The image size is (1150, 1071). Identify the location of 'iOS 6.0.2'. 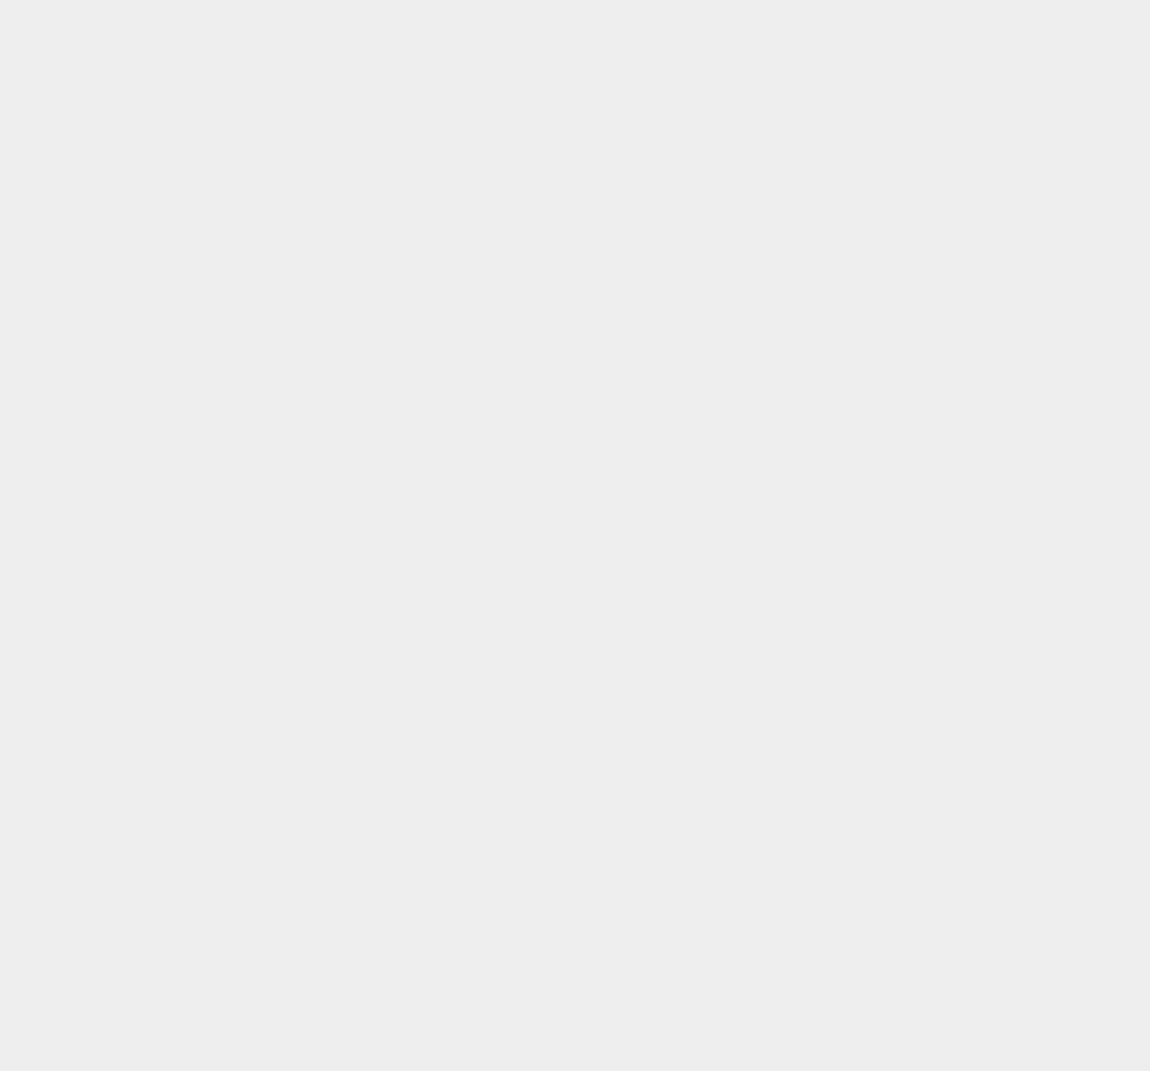
(839, 545).